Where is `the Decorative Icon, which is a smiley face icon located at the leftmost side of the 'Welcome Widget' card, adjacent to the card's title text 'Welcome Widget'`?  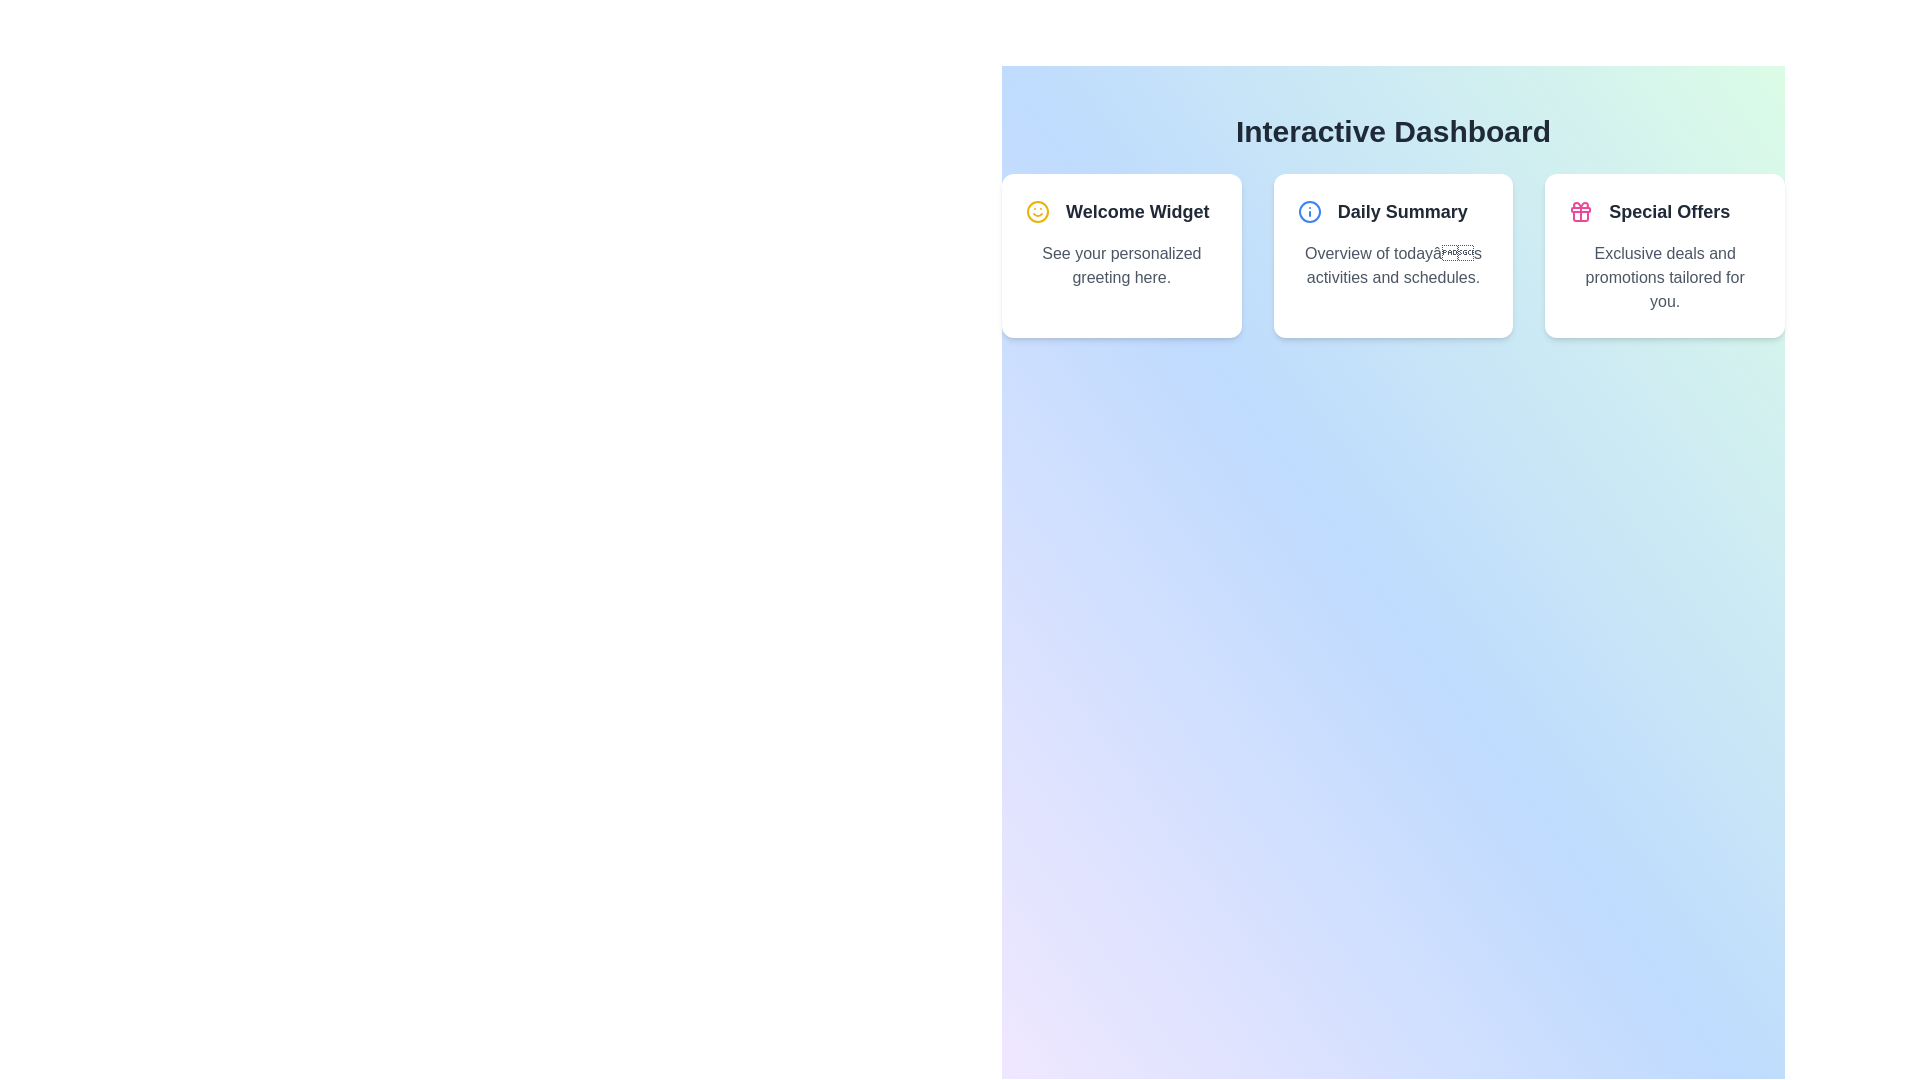 the Decorative Icon, which is a smiley face icon located at the leftmost side of the 'Welcome Widget' card, adjacent to the card's title text 'Welcome Widget' is located at coordinates (1037, 212).